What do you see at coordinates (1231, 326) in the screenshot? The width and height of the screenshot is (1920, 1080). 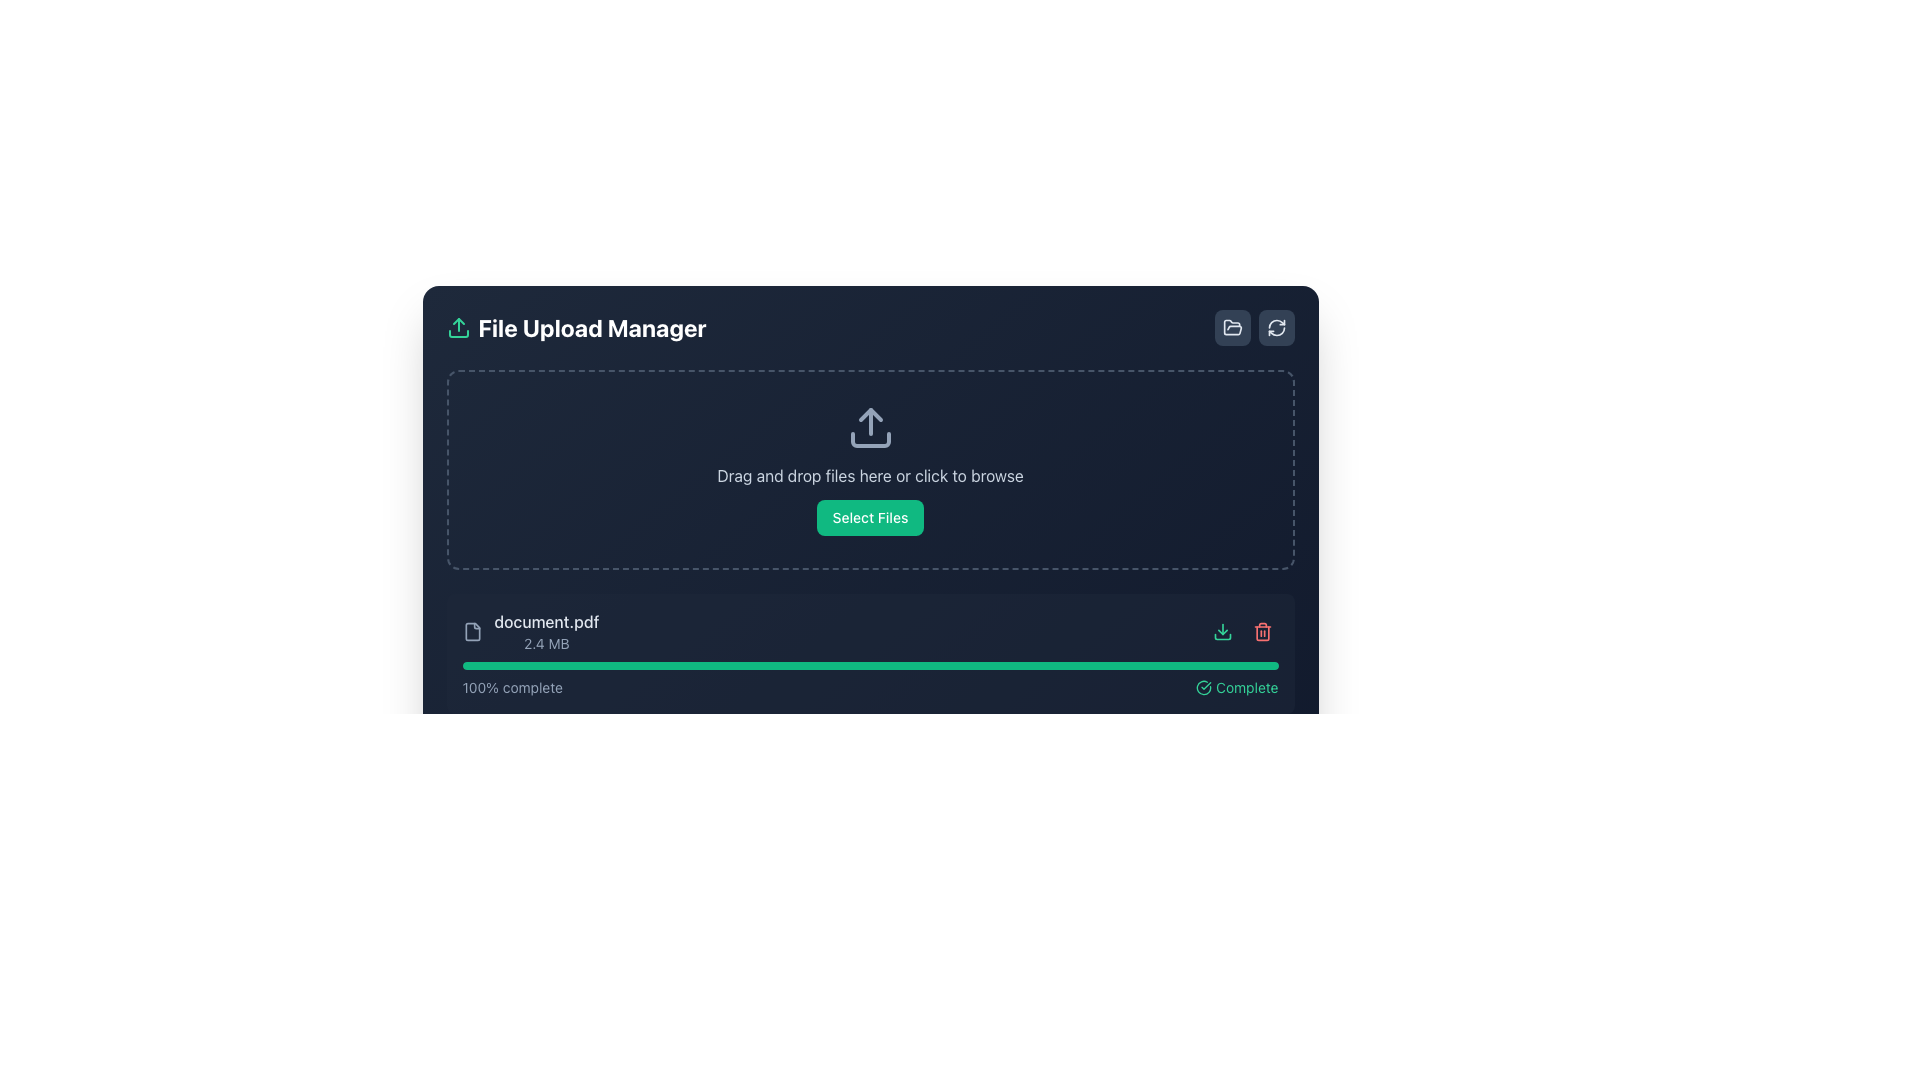 I see `the button with a dark slate background and an open folder icon located at the upper-right corner of the file manager interface to trigger hover styles` at bounding box center [1231, 326].